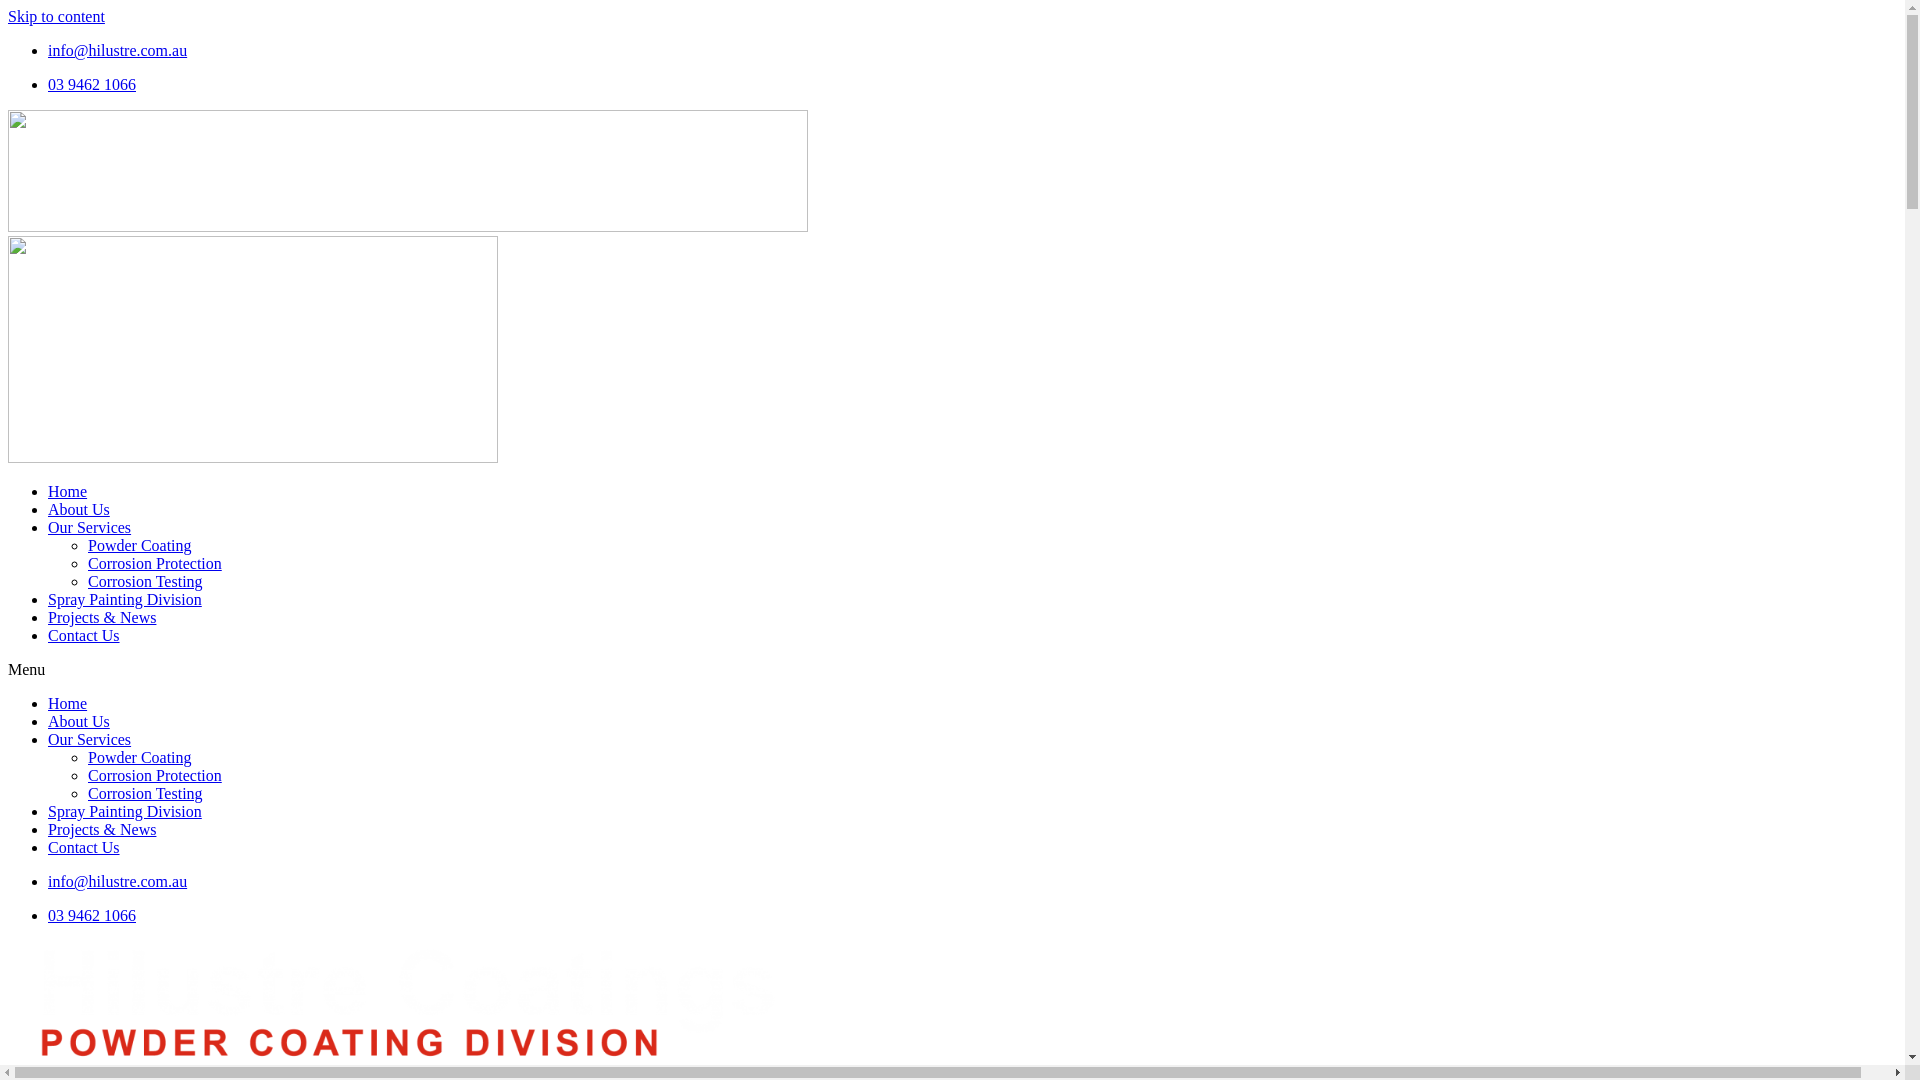  What do you see at coordinates (48, 721) in the screenshot?
I see `'About Us'` at bounding box center [48, 721].